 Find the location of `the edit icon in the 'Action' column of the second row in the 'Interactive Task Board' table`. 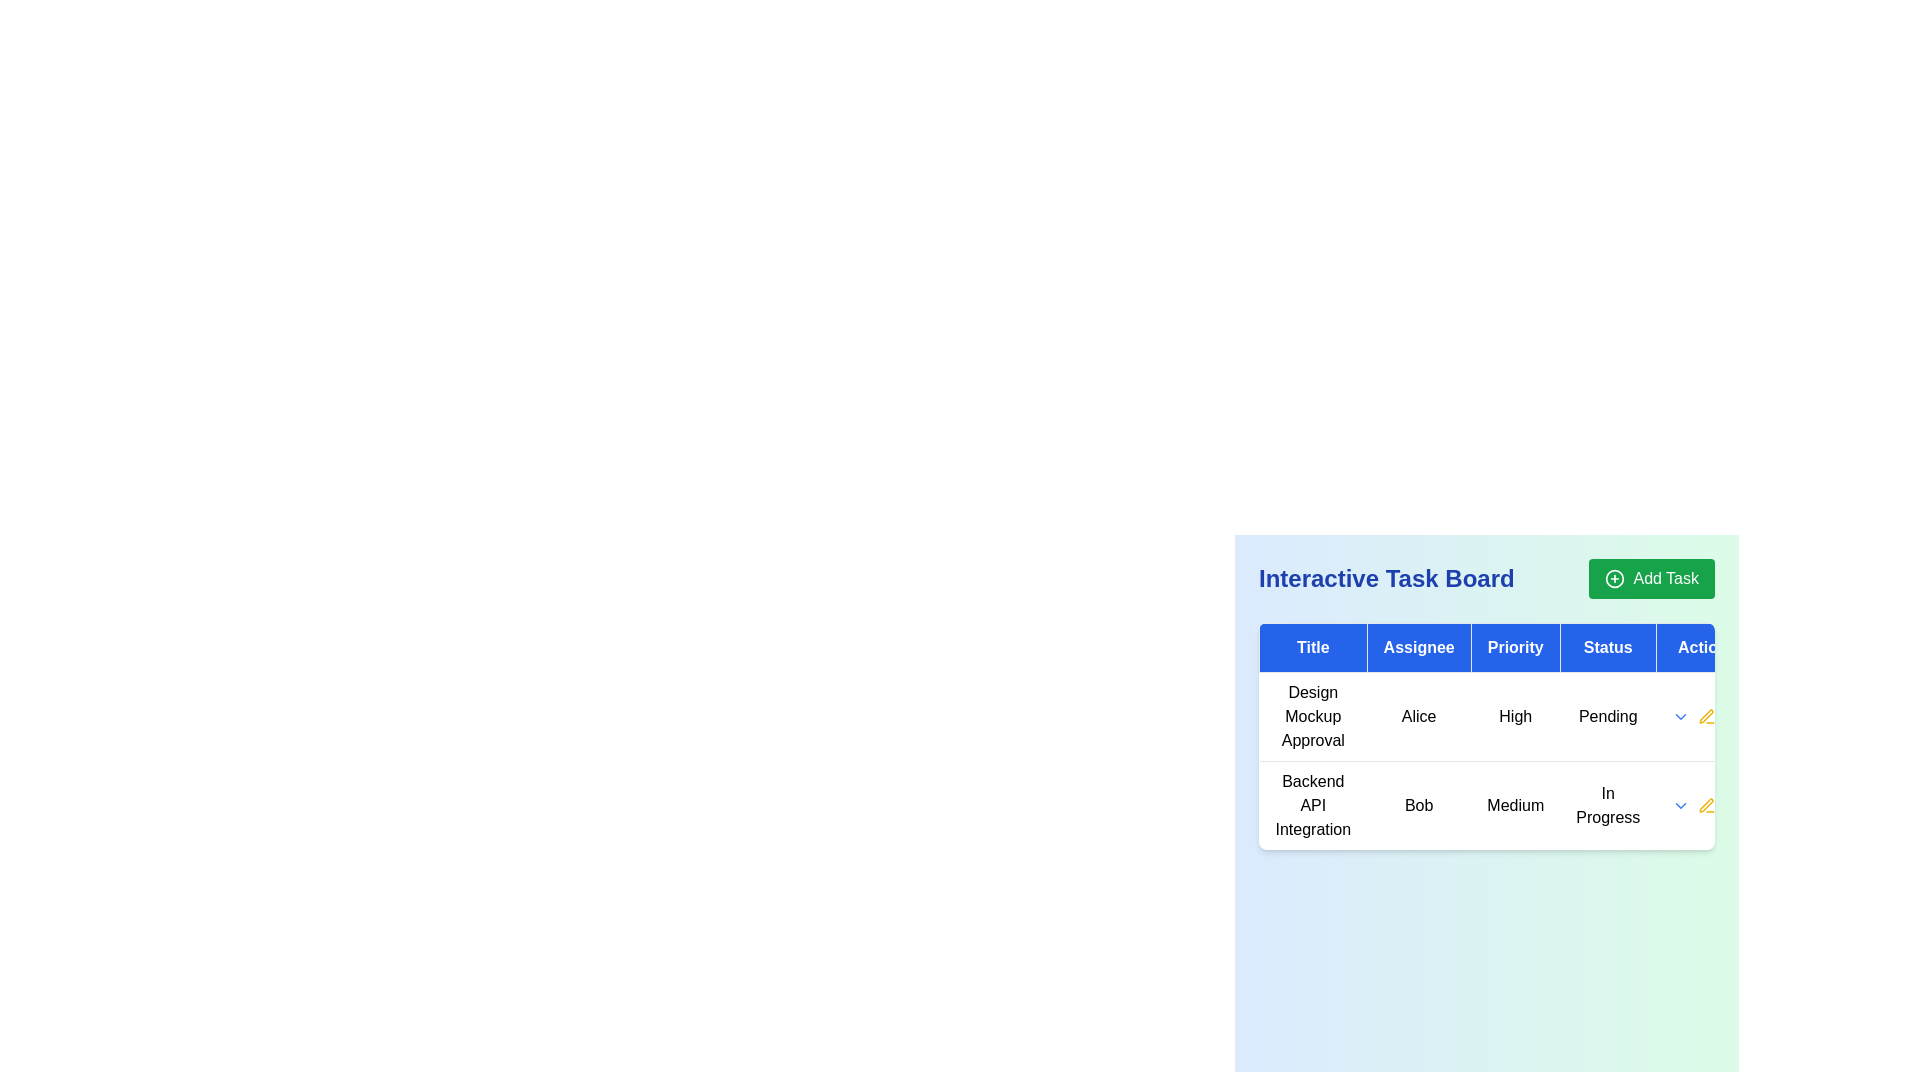

the edit icon in the 'Action' column of the second row in the 'Interactive Task Board' table is located at coordinates (1706, 716).